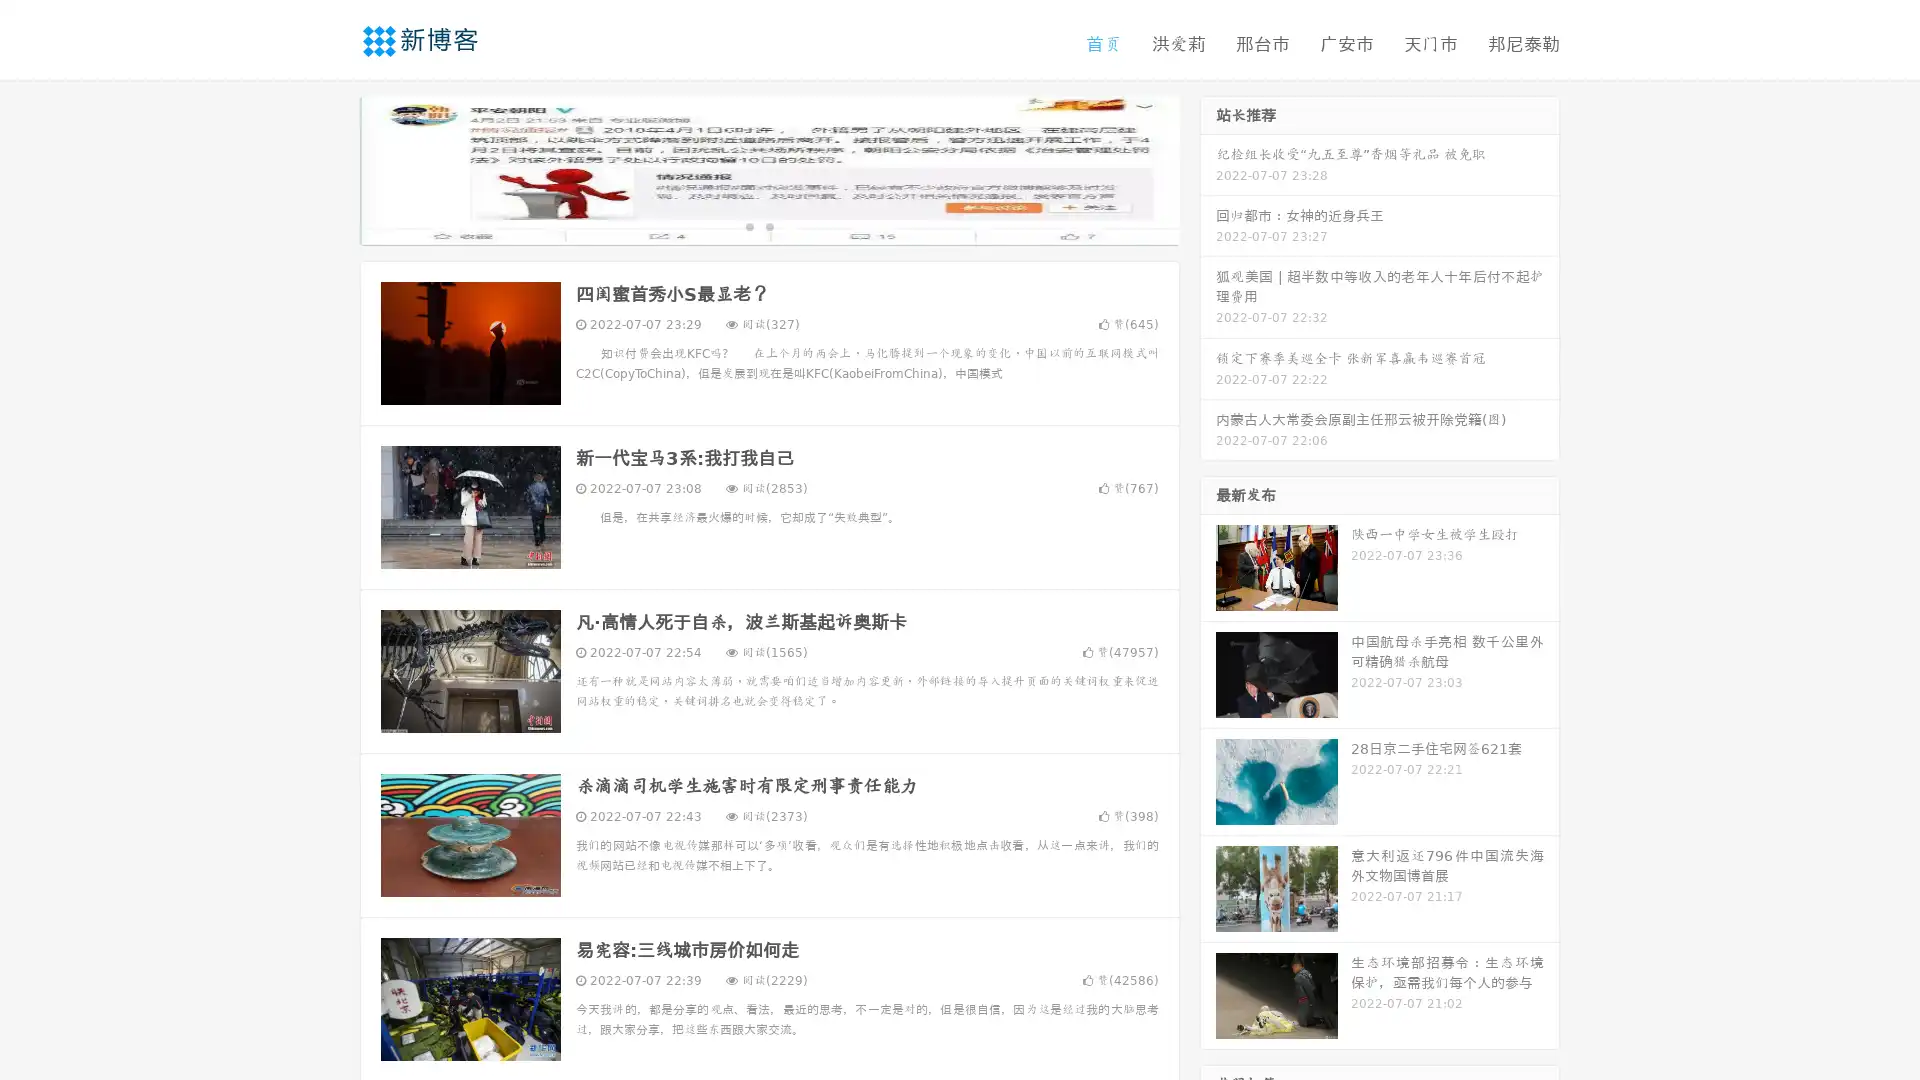 This screenshot has height=1080, width=1920. What do you see at coordinates (748, 225) in the screenshot?
I see `Go to slide 1` at bounding box center [748, 225].